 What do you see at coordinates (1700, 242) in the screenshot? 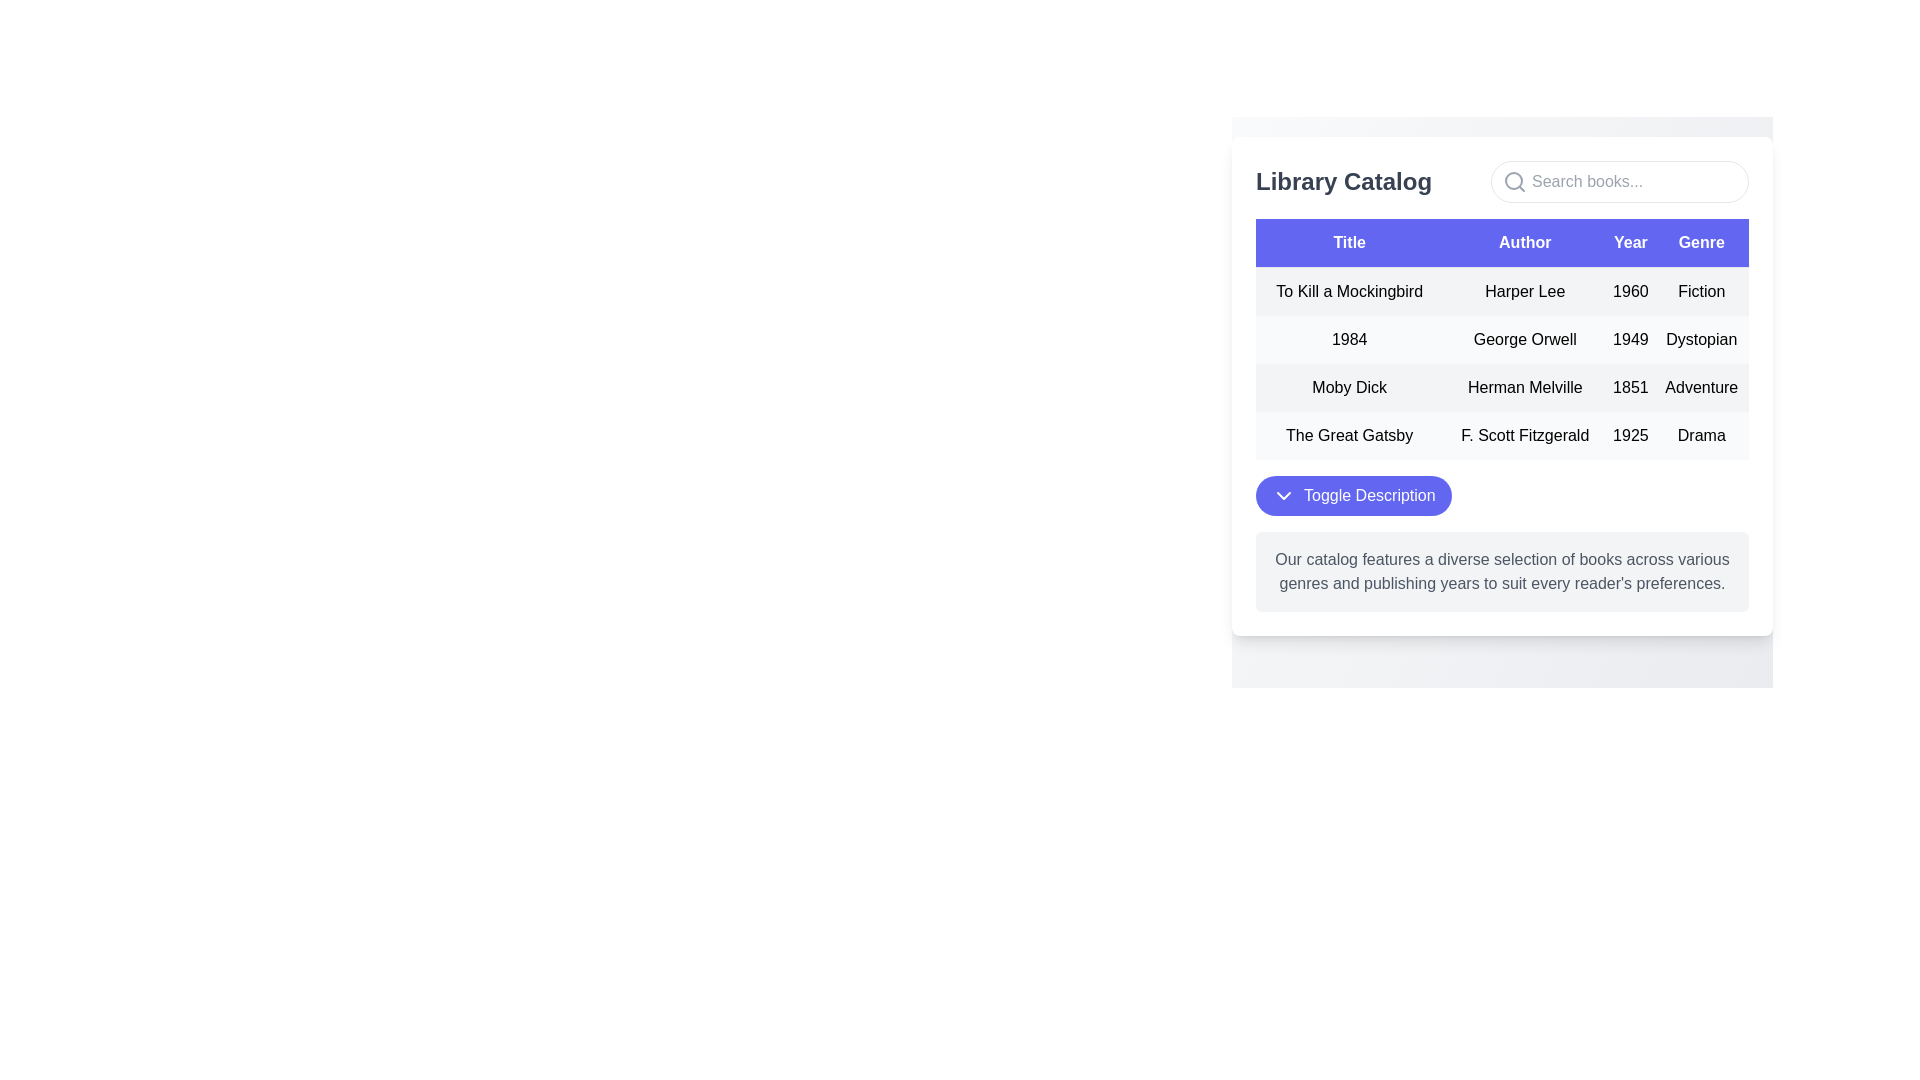
I see `the 'Genre' table header with a purple background and white bold text to potentially sort by this column` at bounding box center [1700, 242].